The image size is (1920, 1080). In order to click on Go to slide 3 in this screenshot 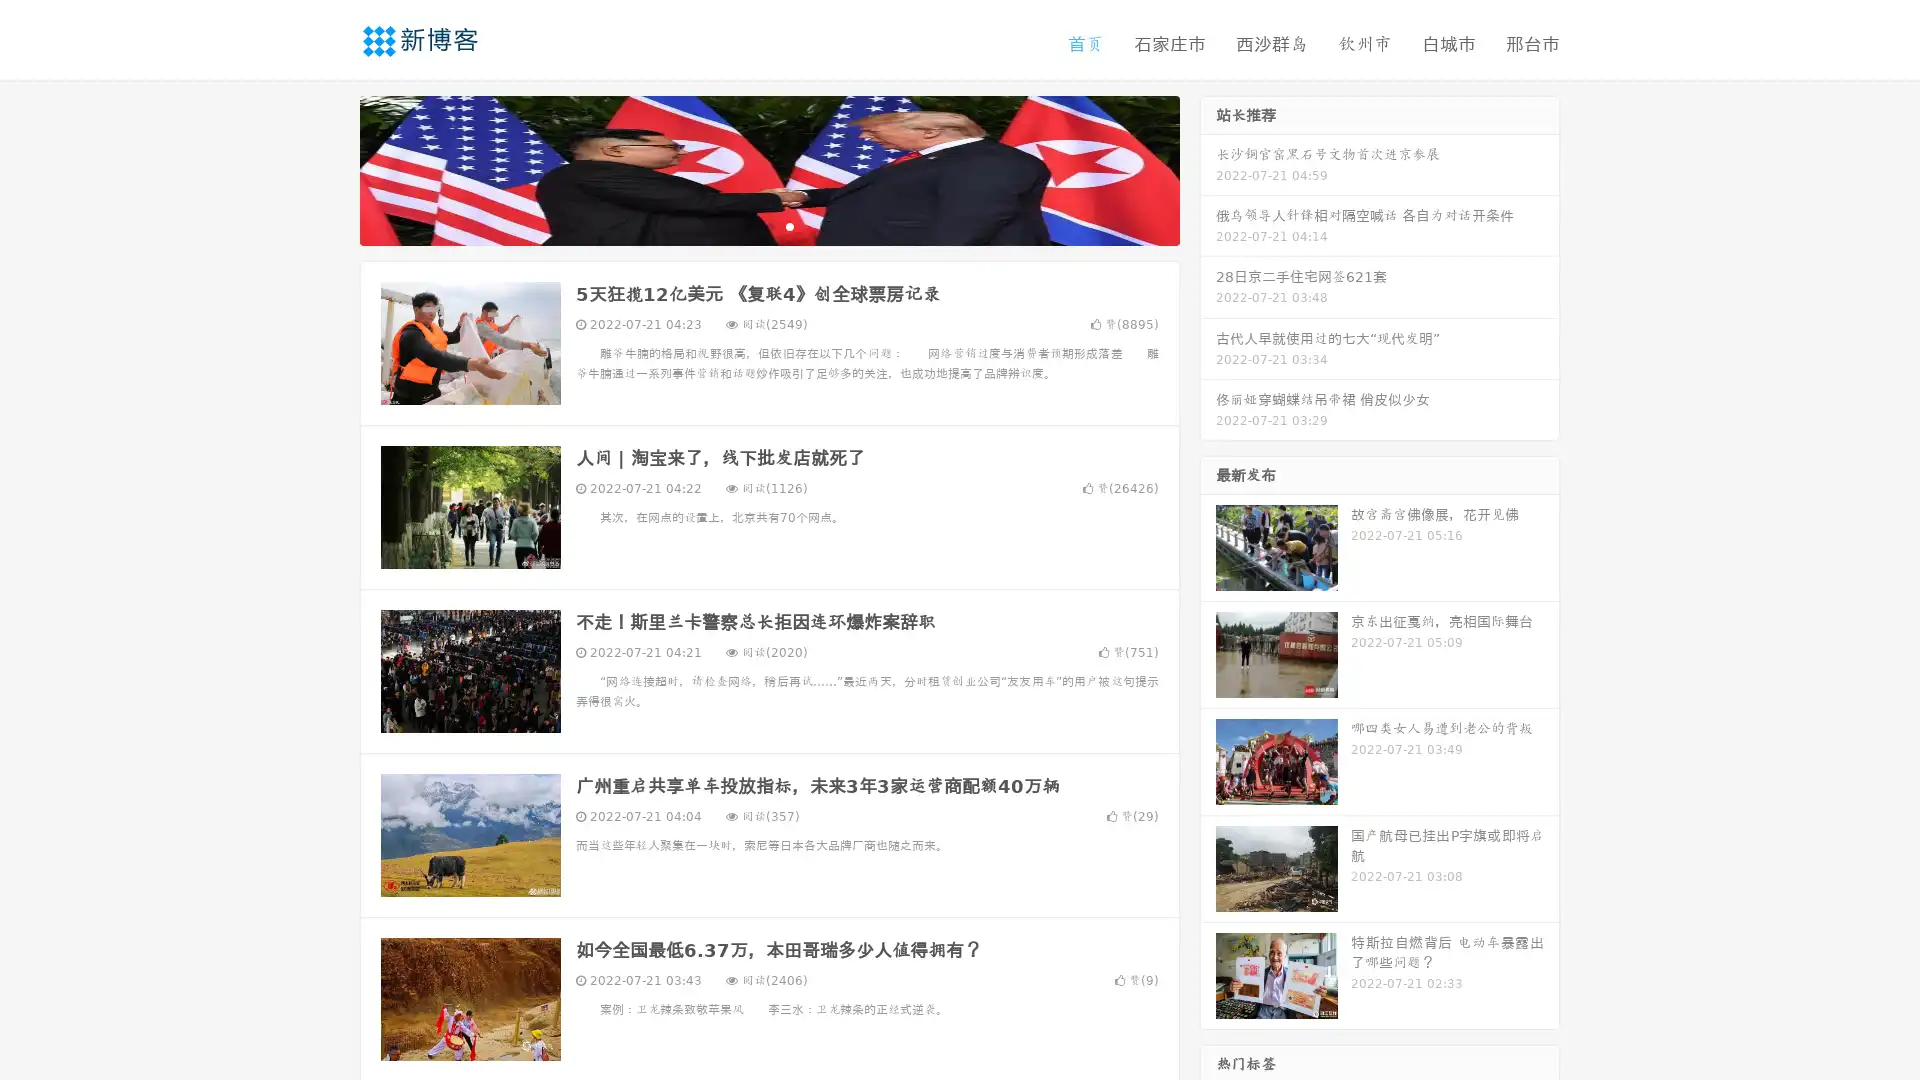, I will do `click(789, 225)`.